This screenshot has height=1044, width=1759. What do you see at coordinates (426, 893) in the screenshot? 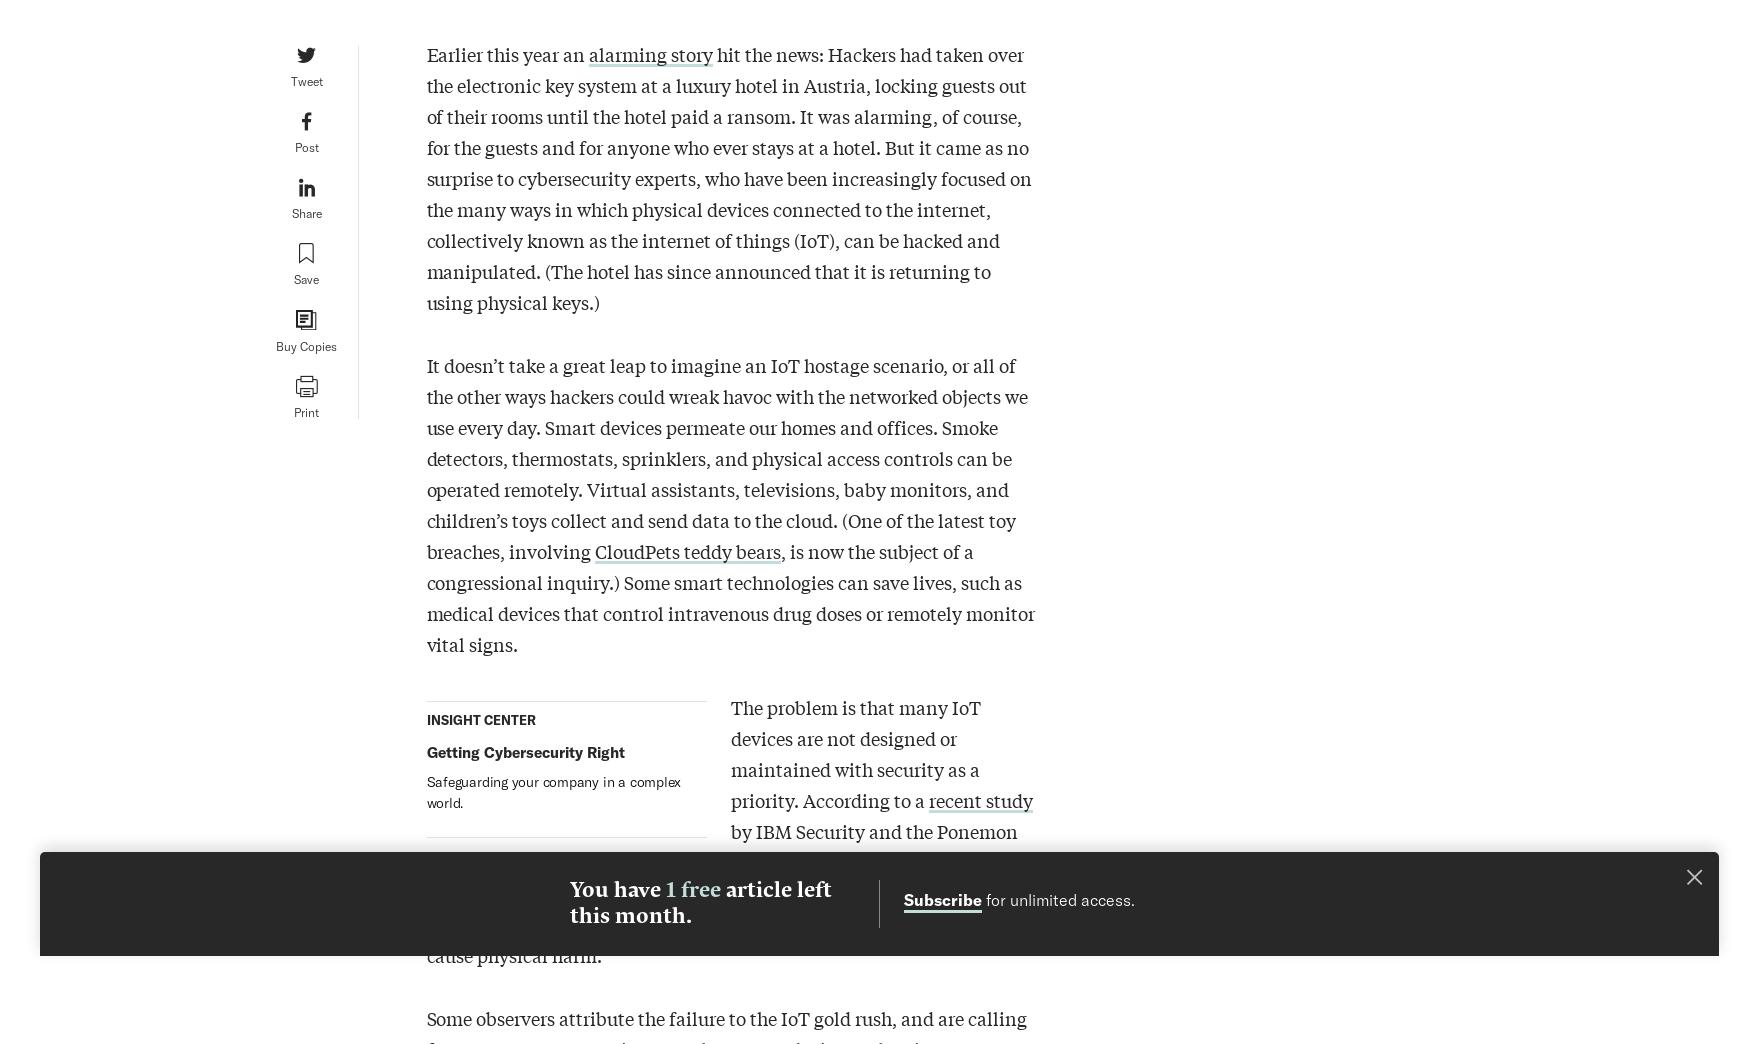
I see `'by IBM Security and the Ponemon Institute, 80% of organizations do not routinely test their IoT apps for security vulnerabilities. That makes it a lot easier for criminals to use IoT devices to spy, steal, and even cause physical harm.'` at bounding box center [426, 893].